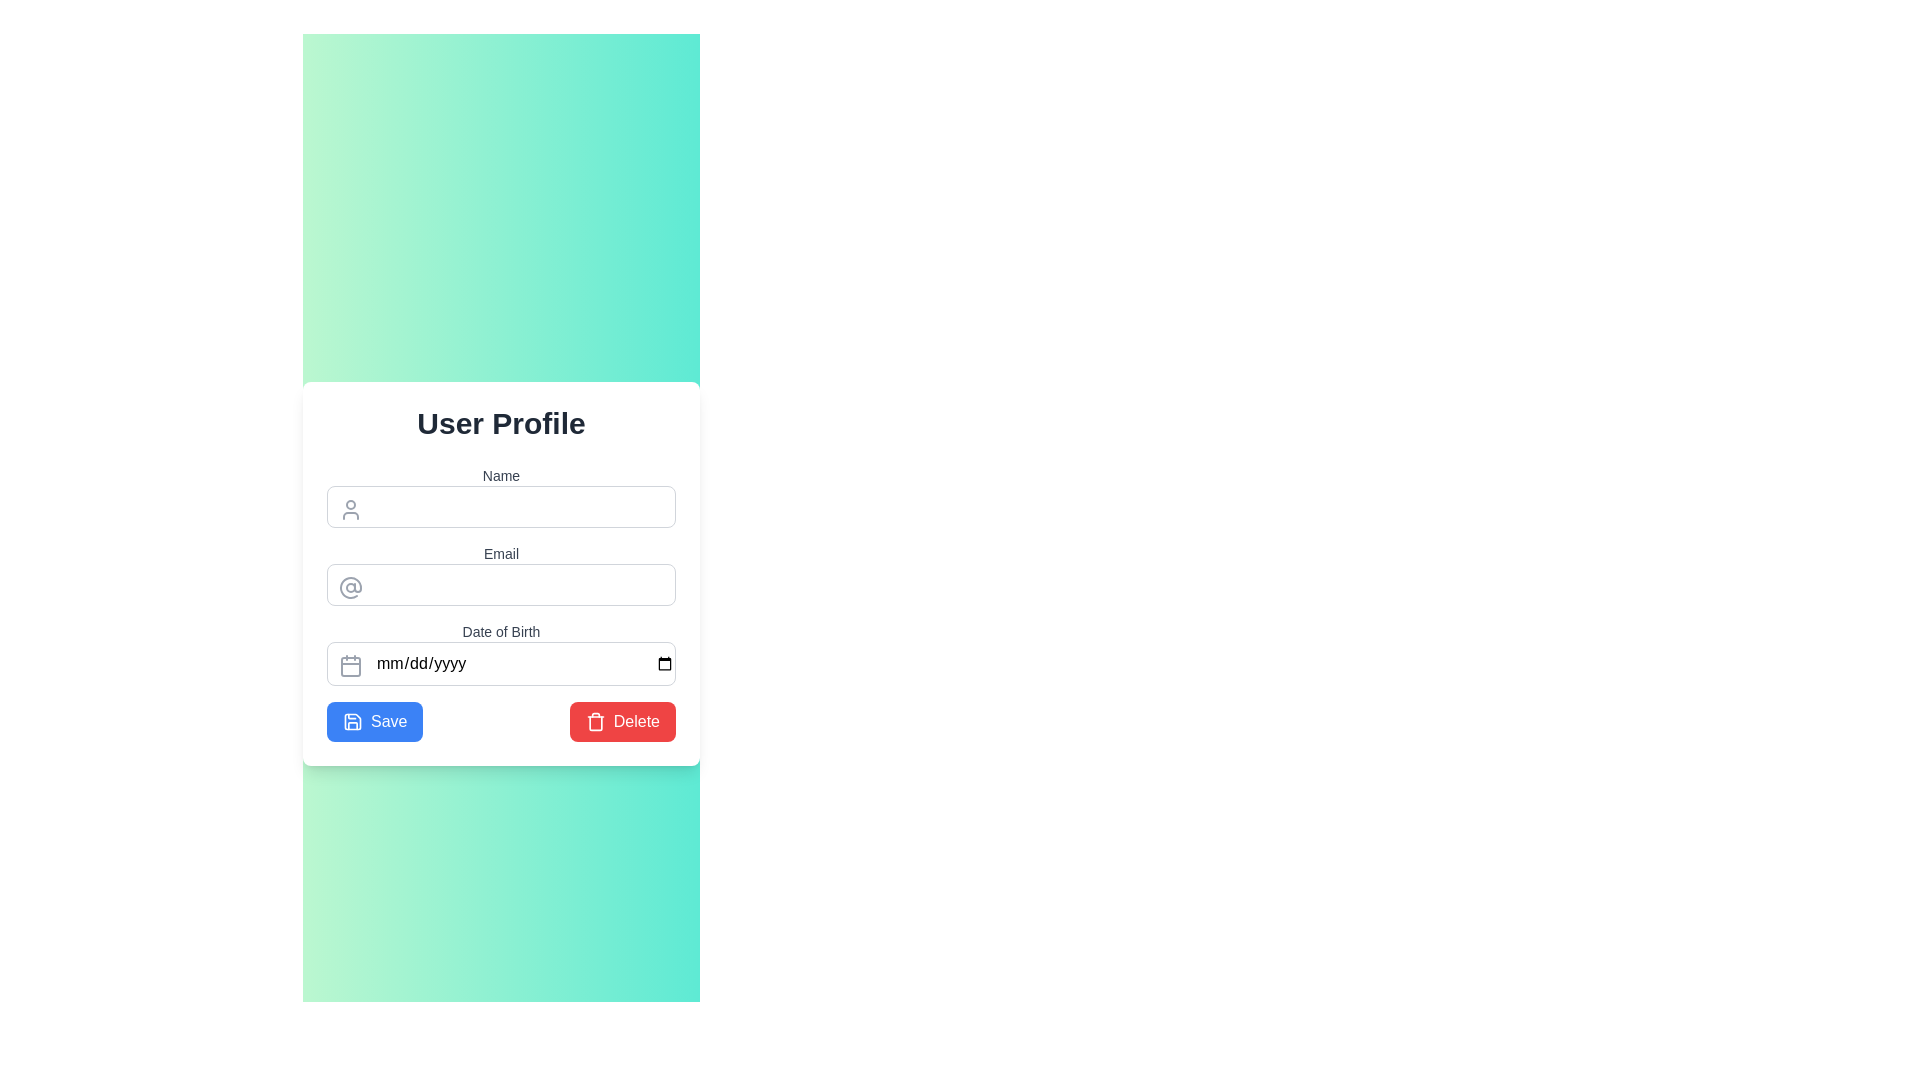 Image resolution: width=1920 pixels, height=1080 pixels. Describe the element at coordinates (375, 721) in the screenshot. I see `the 'Save' button located` at that location.